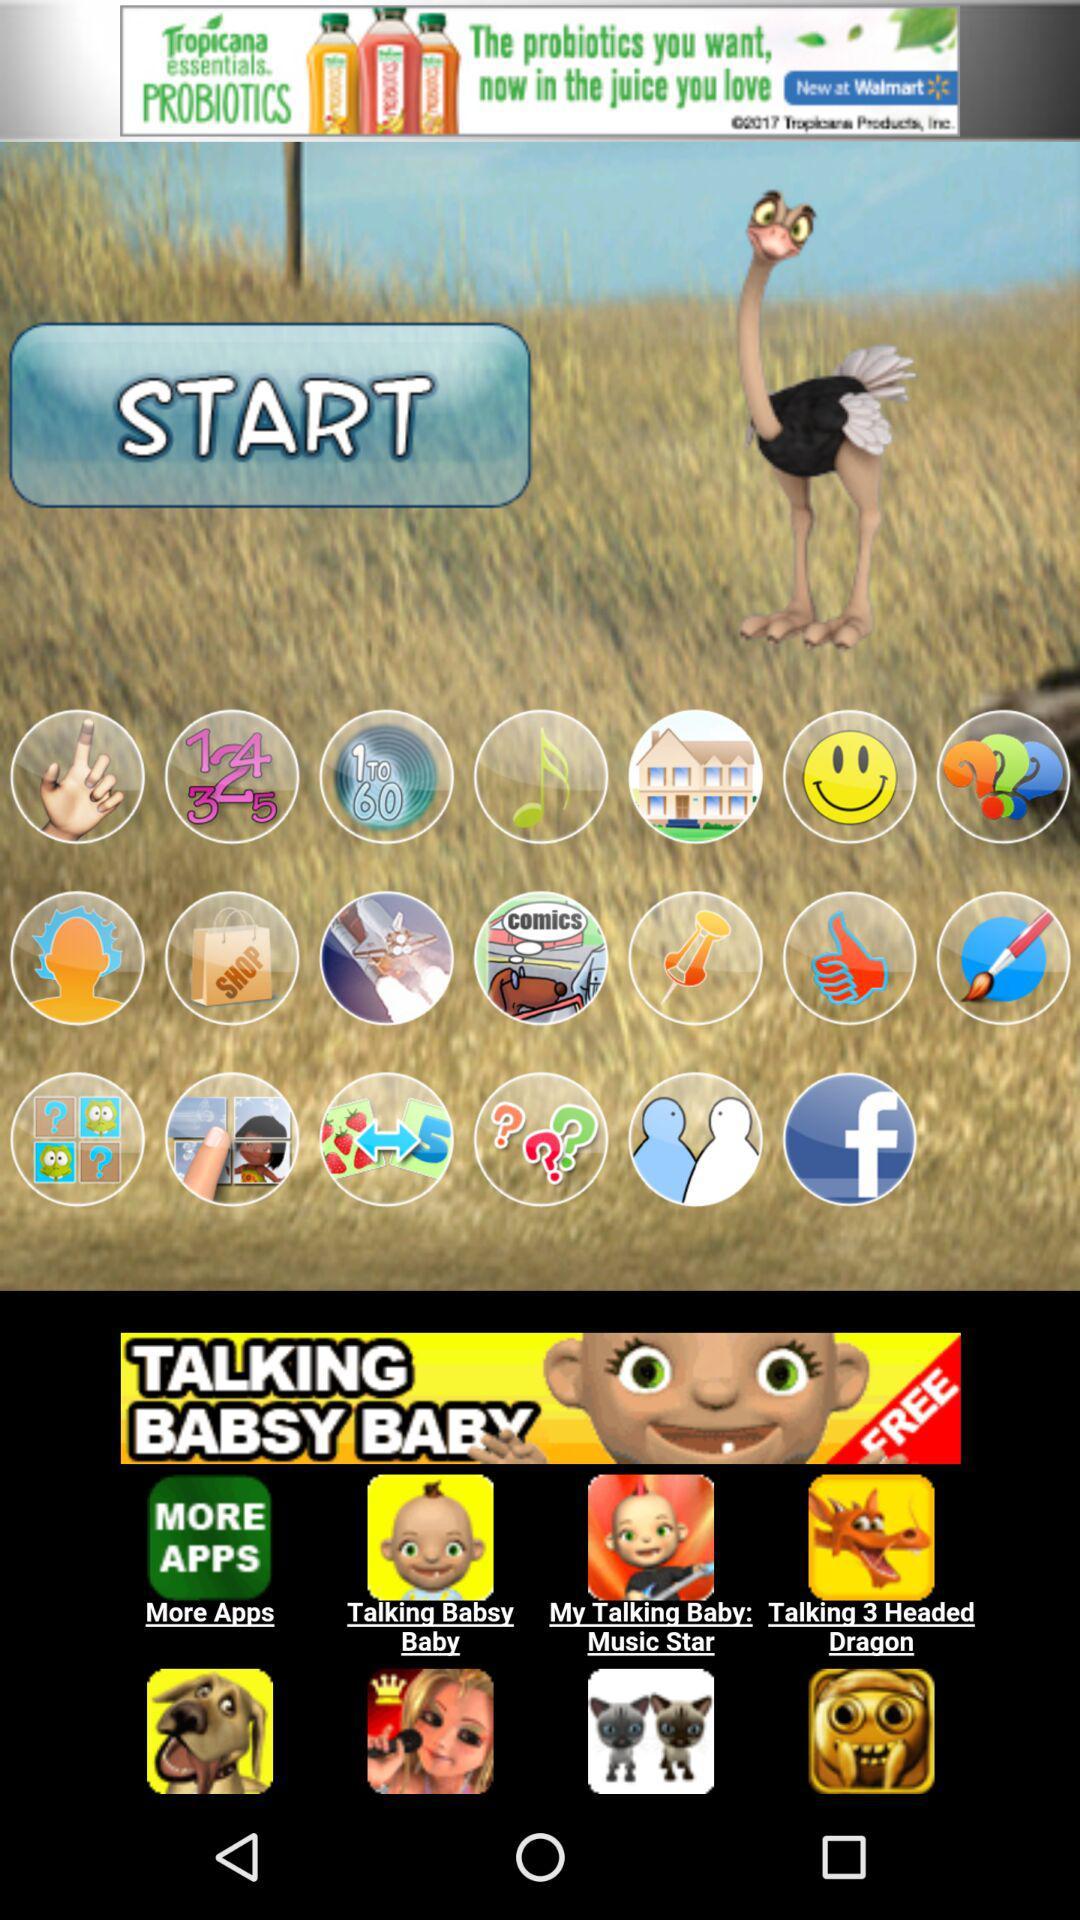 The height and width of the screenshot is (1920, 1080). I want to click on the music, so click(540, 776).